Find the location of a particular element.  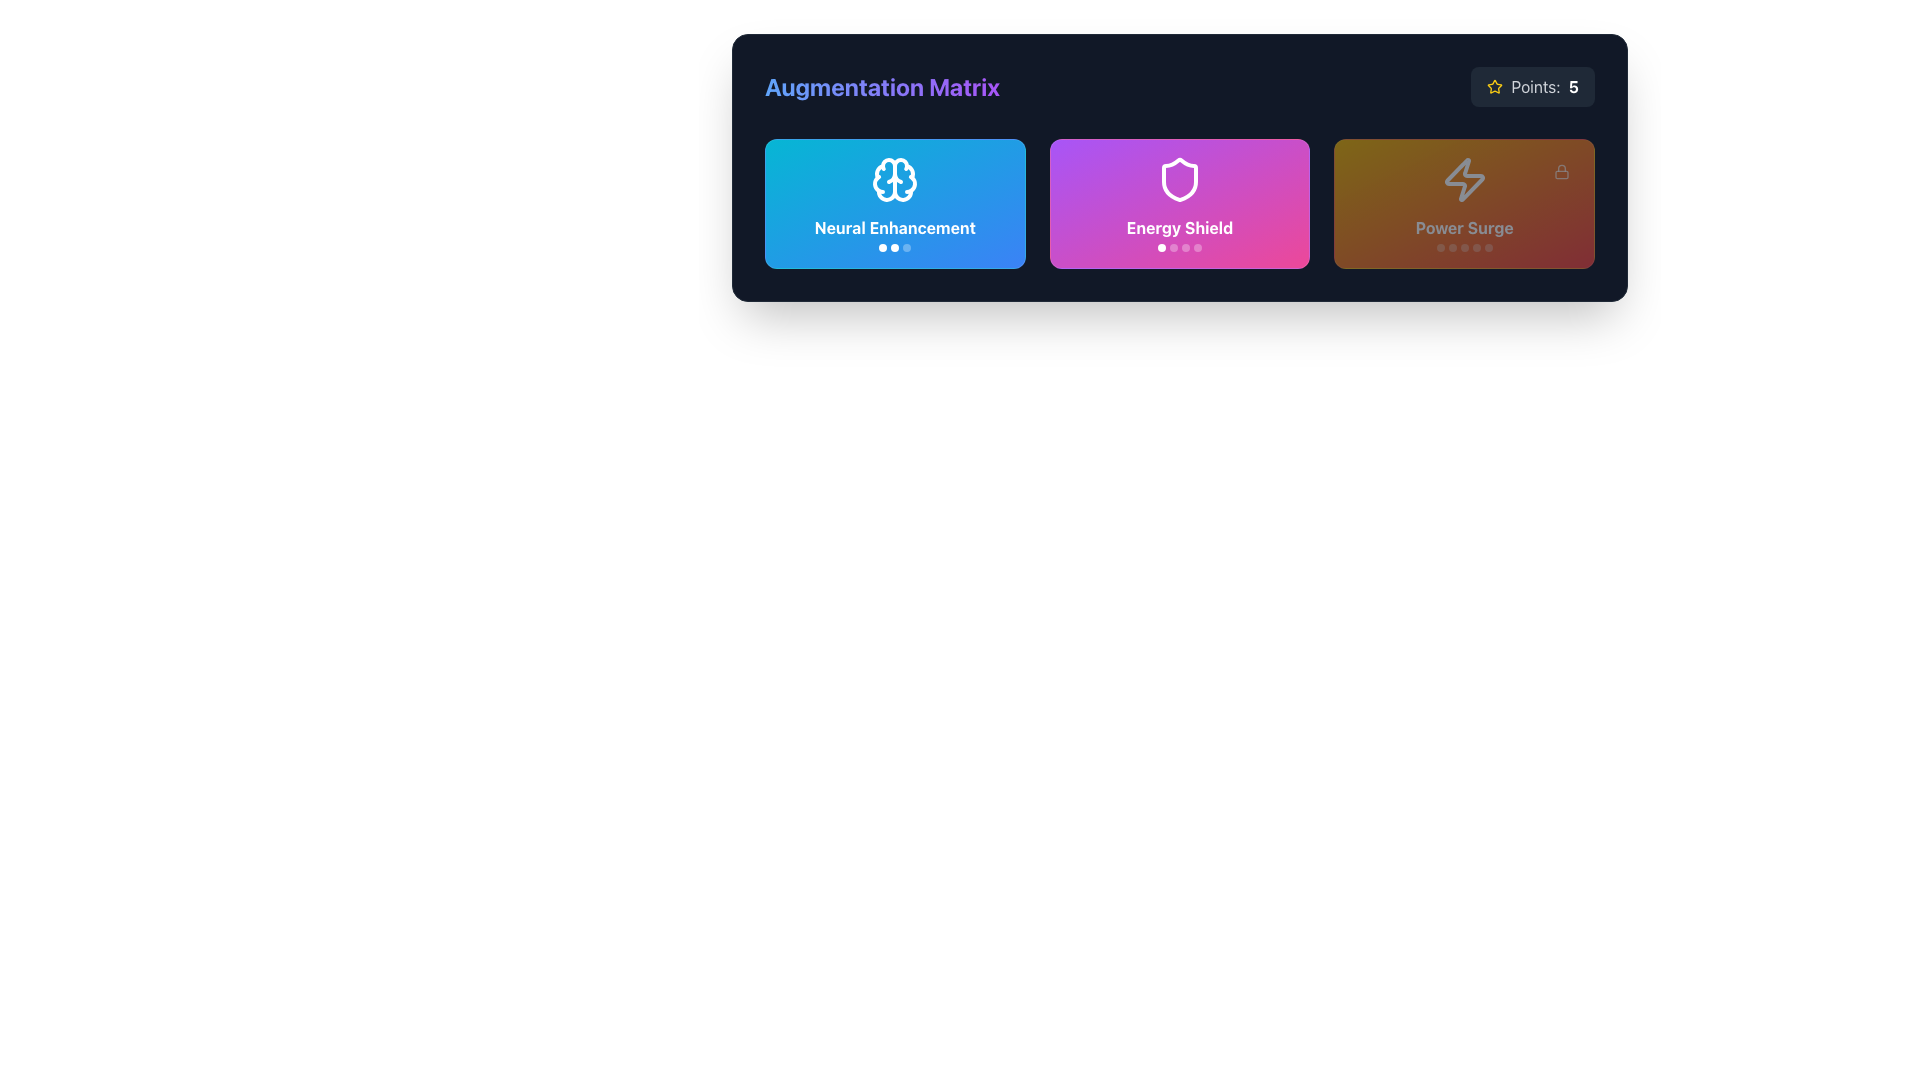

the decorative icon indicating 'points' or a reward mechanism, located to the left of the text 'Points: 5' in the top-right corner of the UI is located at coordinates (1495, 86).